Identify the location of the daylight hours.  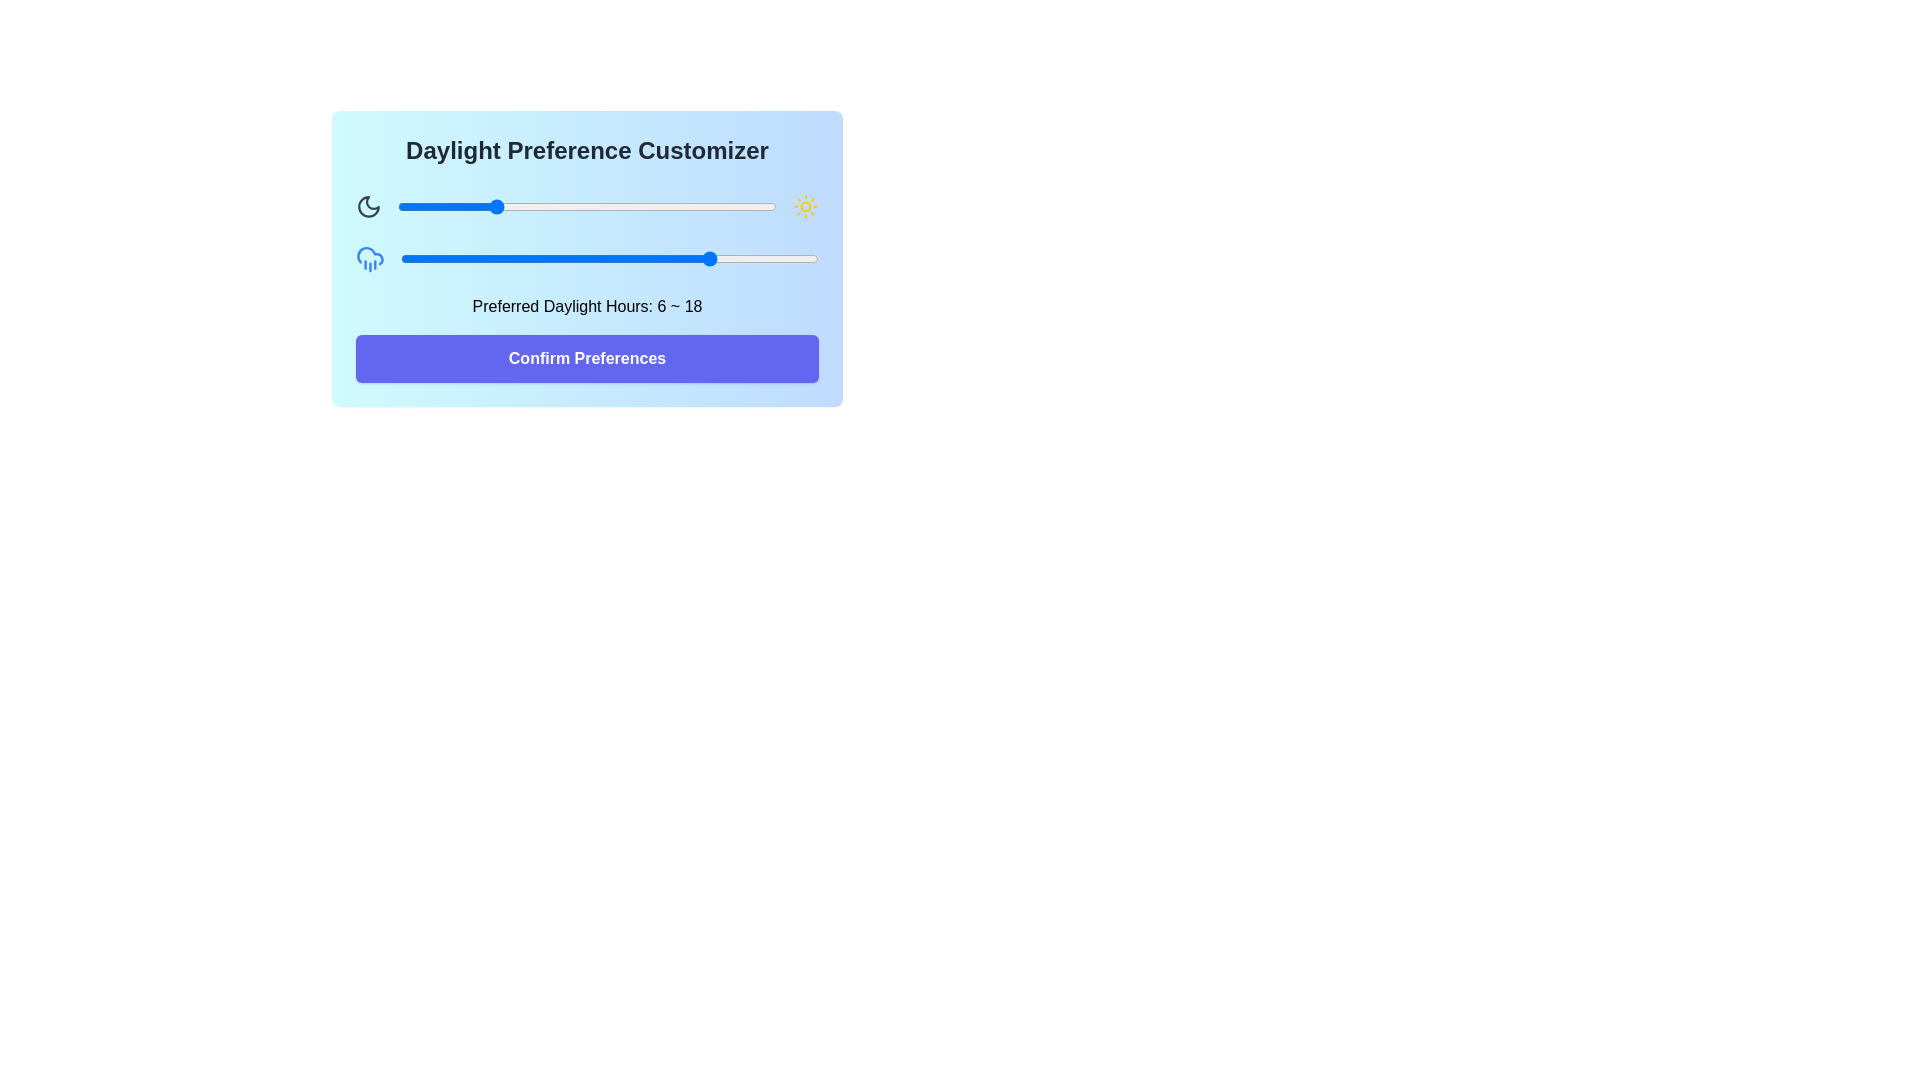
(682, 207).